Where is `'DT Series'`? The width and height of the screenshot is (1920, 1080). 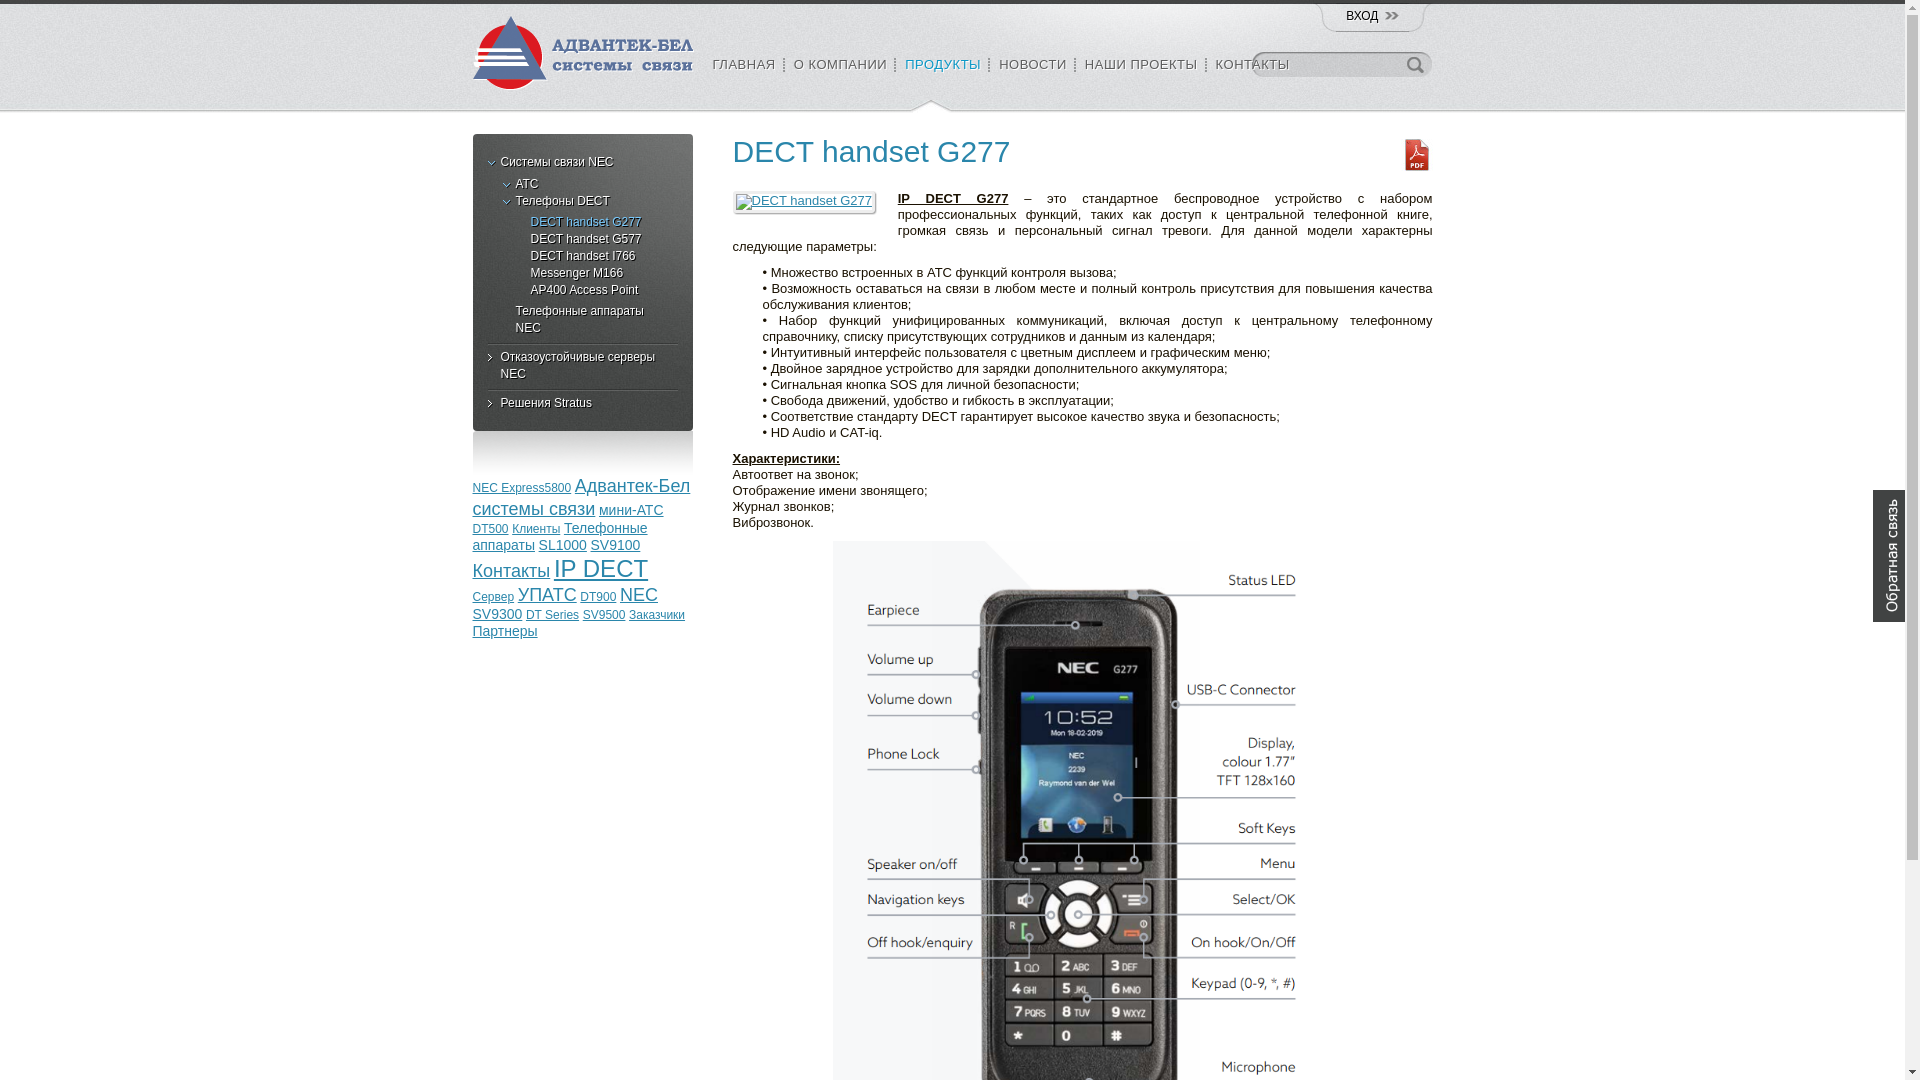 'DT Series' is located at coordinates (552, 613).